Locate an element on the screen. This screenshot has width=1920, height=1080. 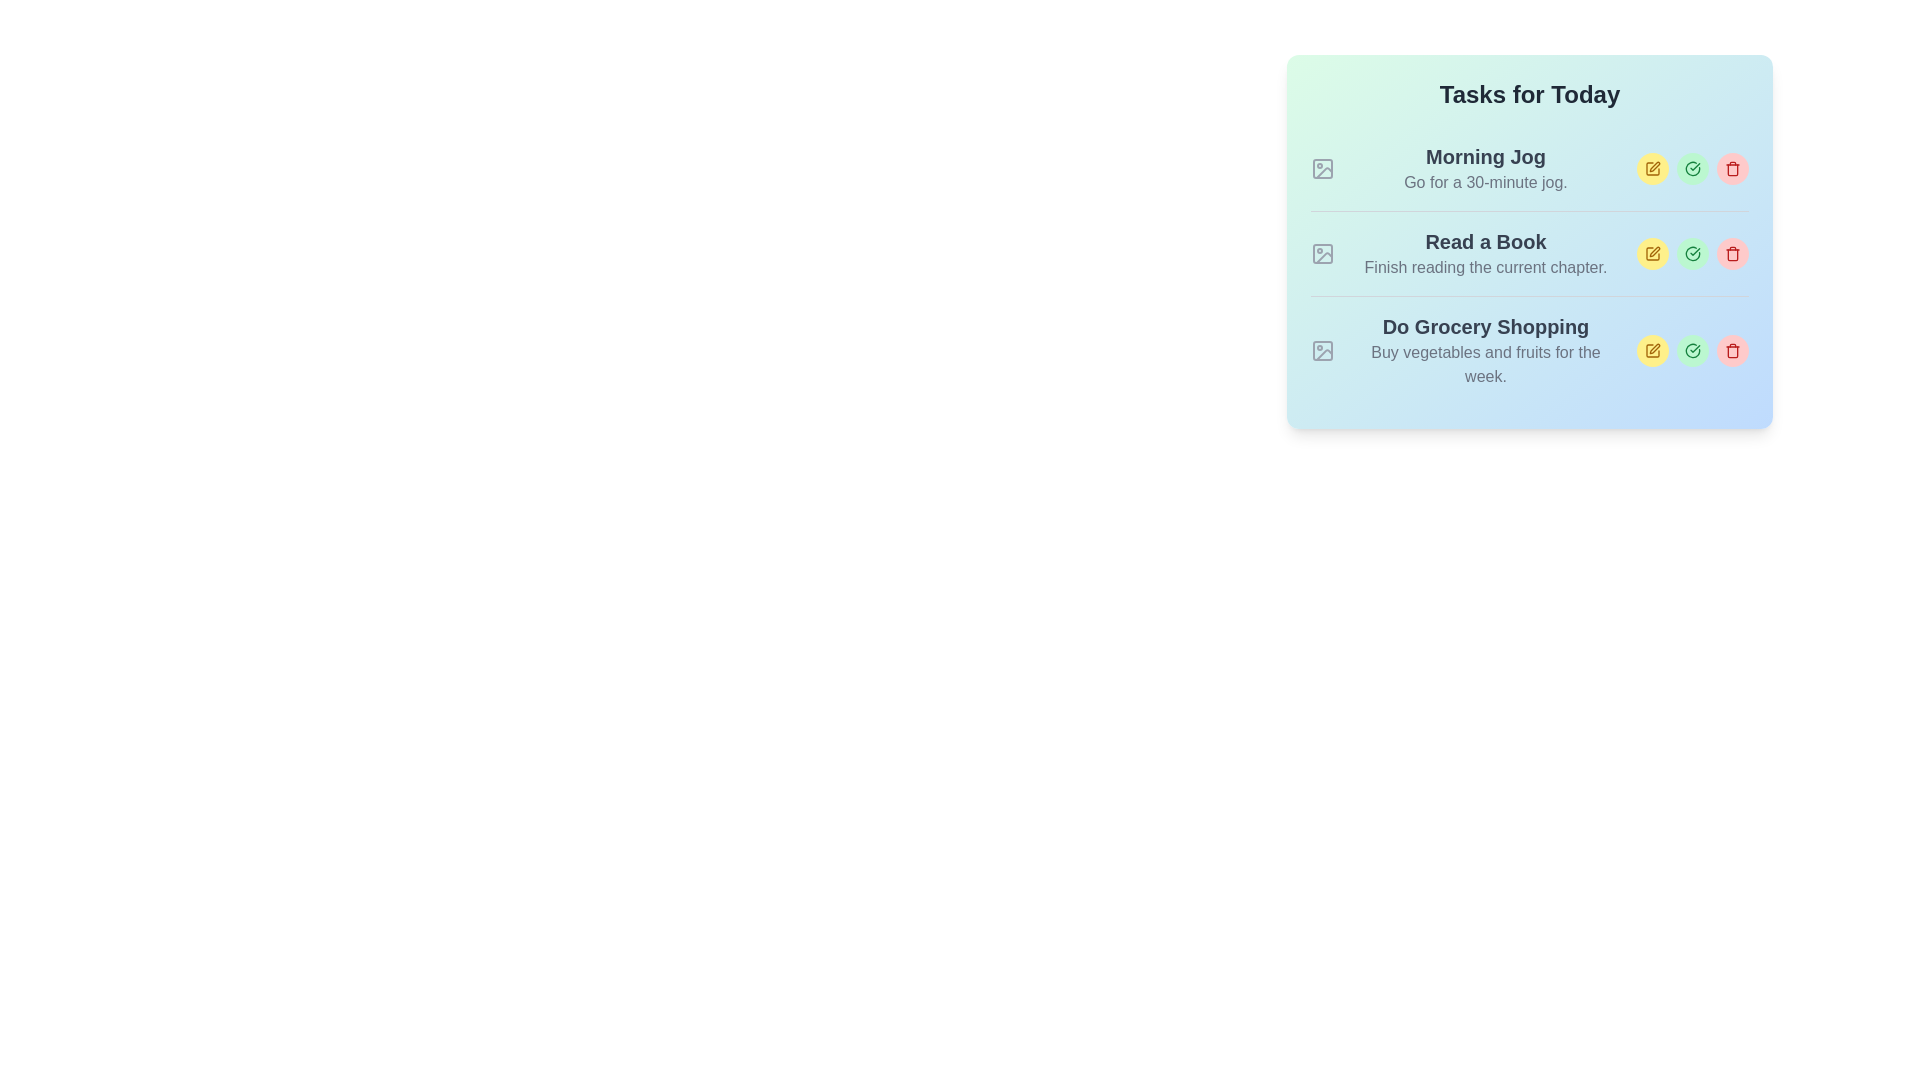
the red trash can button located at the far right of the second row in the 'Tasks for Today' card is located at coordinates (1731, 253).